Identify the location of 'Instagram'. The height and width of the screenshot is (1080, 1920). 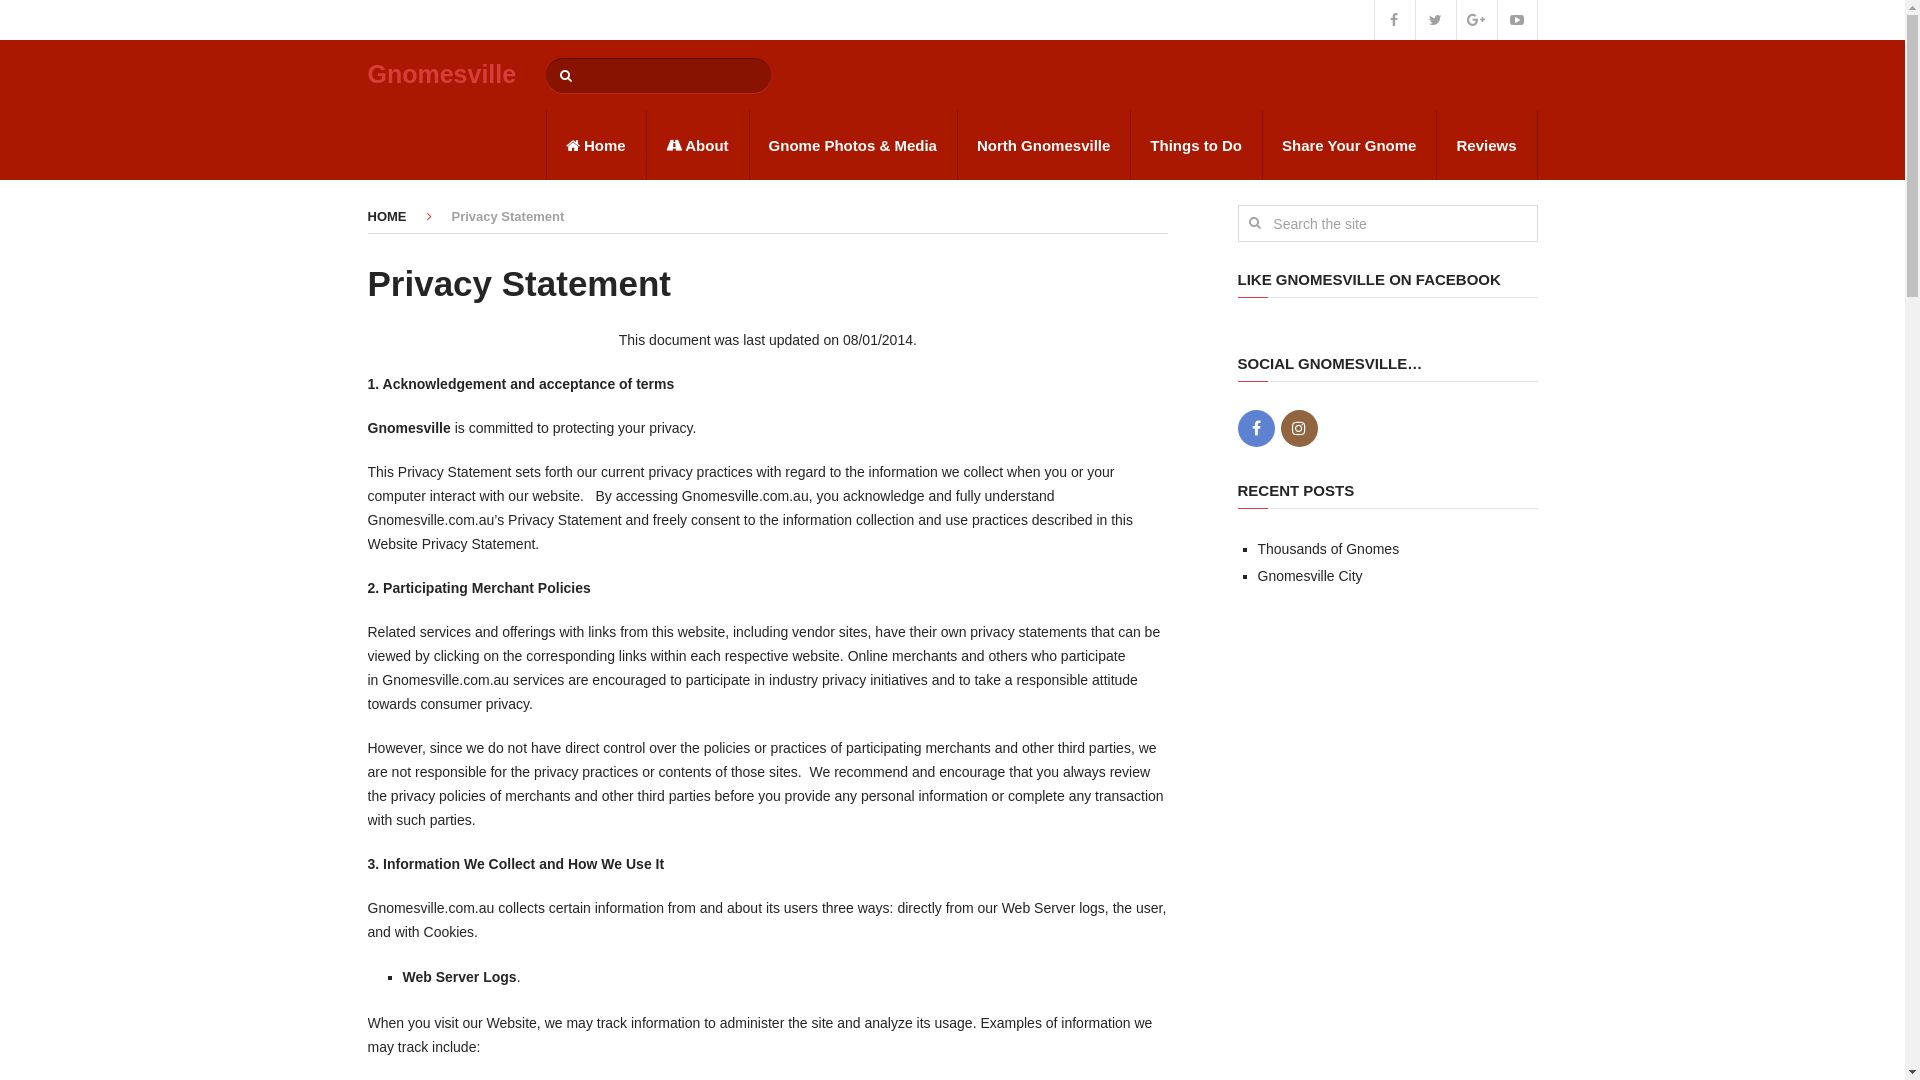
(1298, 427).